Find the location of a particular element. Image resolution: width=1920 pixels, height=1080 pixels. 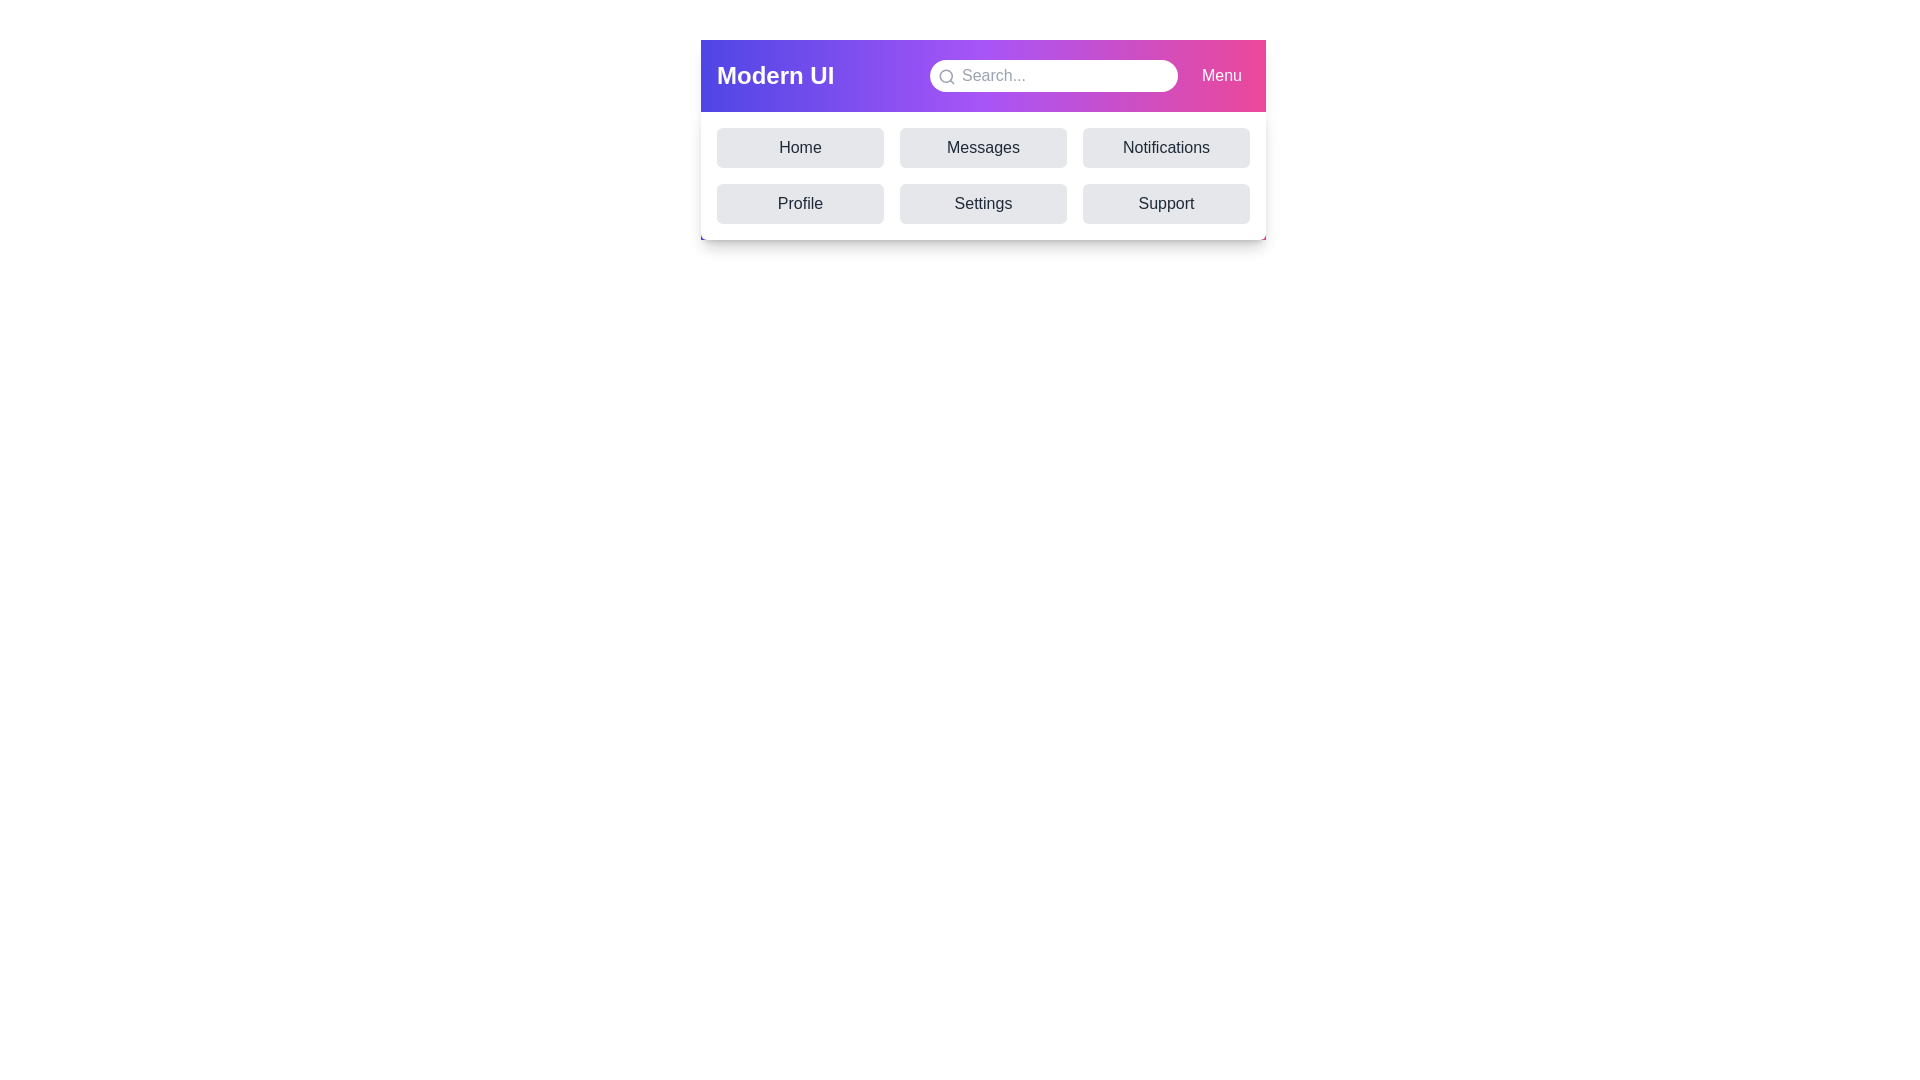

the 'Menu' button to toggle the navigation menu visibility is located at coordinates (1220, 75).